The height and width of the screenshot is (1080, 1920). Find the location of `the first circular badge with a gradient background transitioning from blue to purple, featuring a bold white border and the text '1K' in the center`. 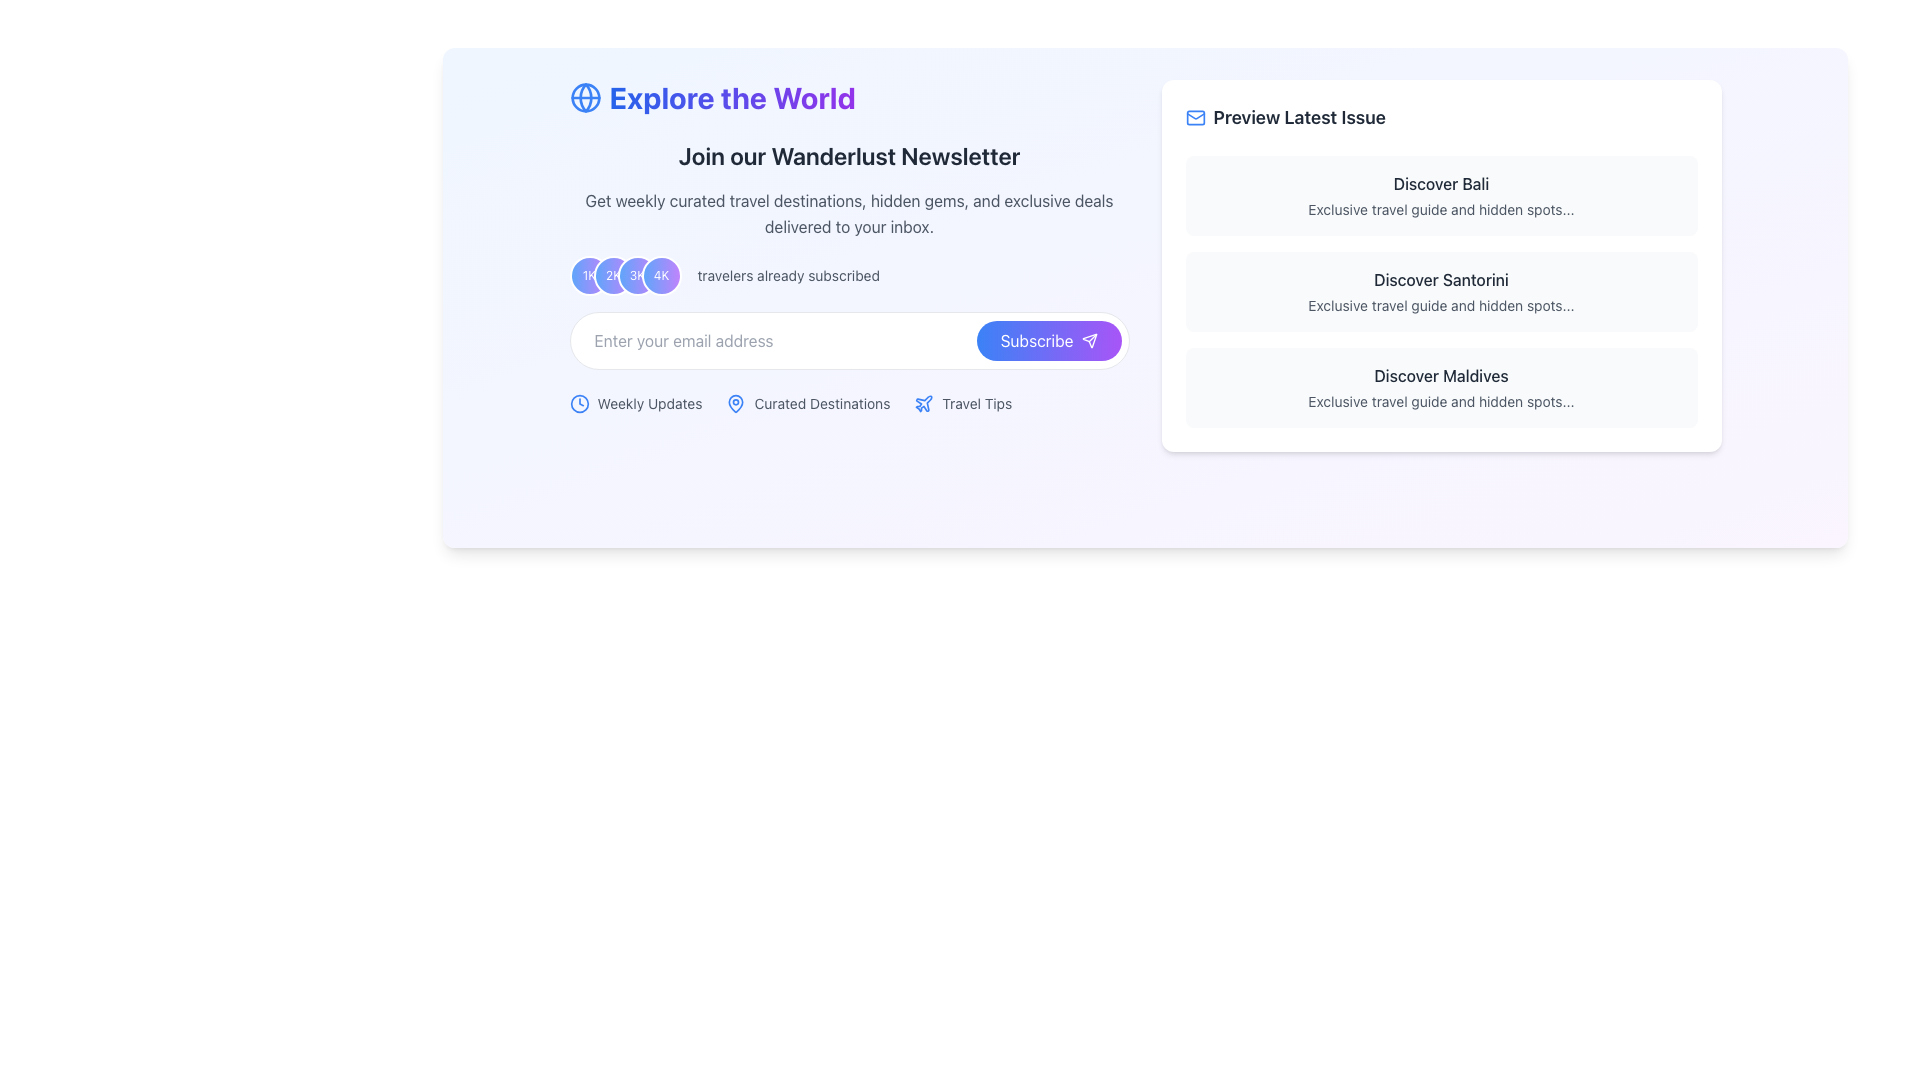

the first circular badge with a gradient background transitioning from blue to purple, featuring a bold white border and the text '1K' in the center is located at coordinates (588, 276).